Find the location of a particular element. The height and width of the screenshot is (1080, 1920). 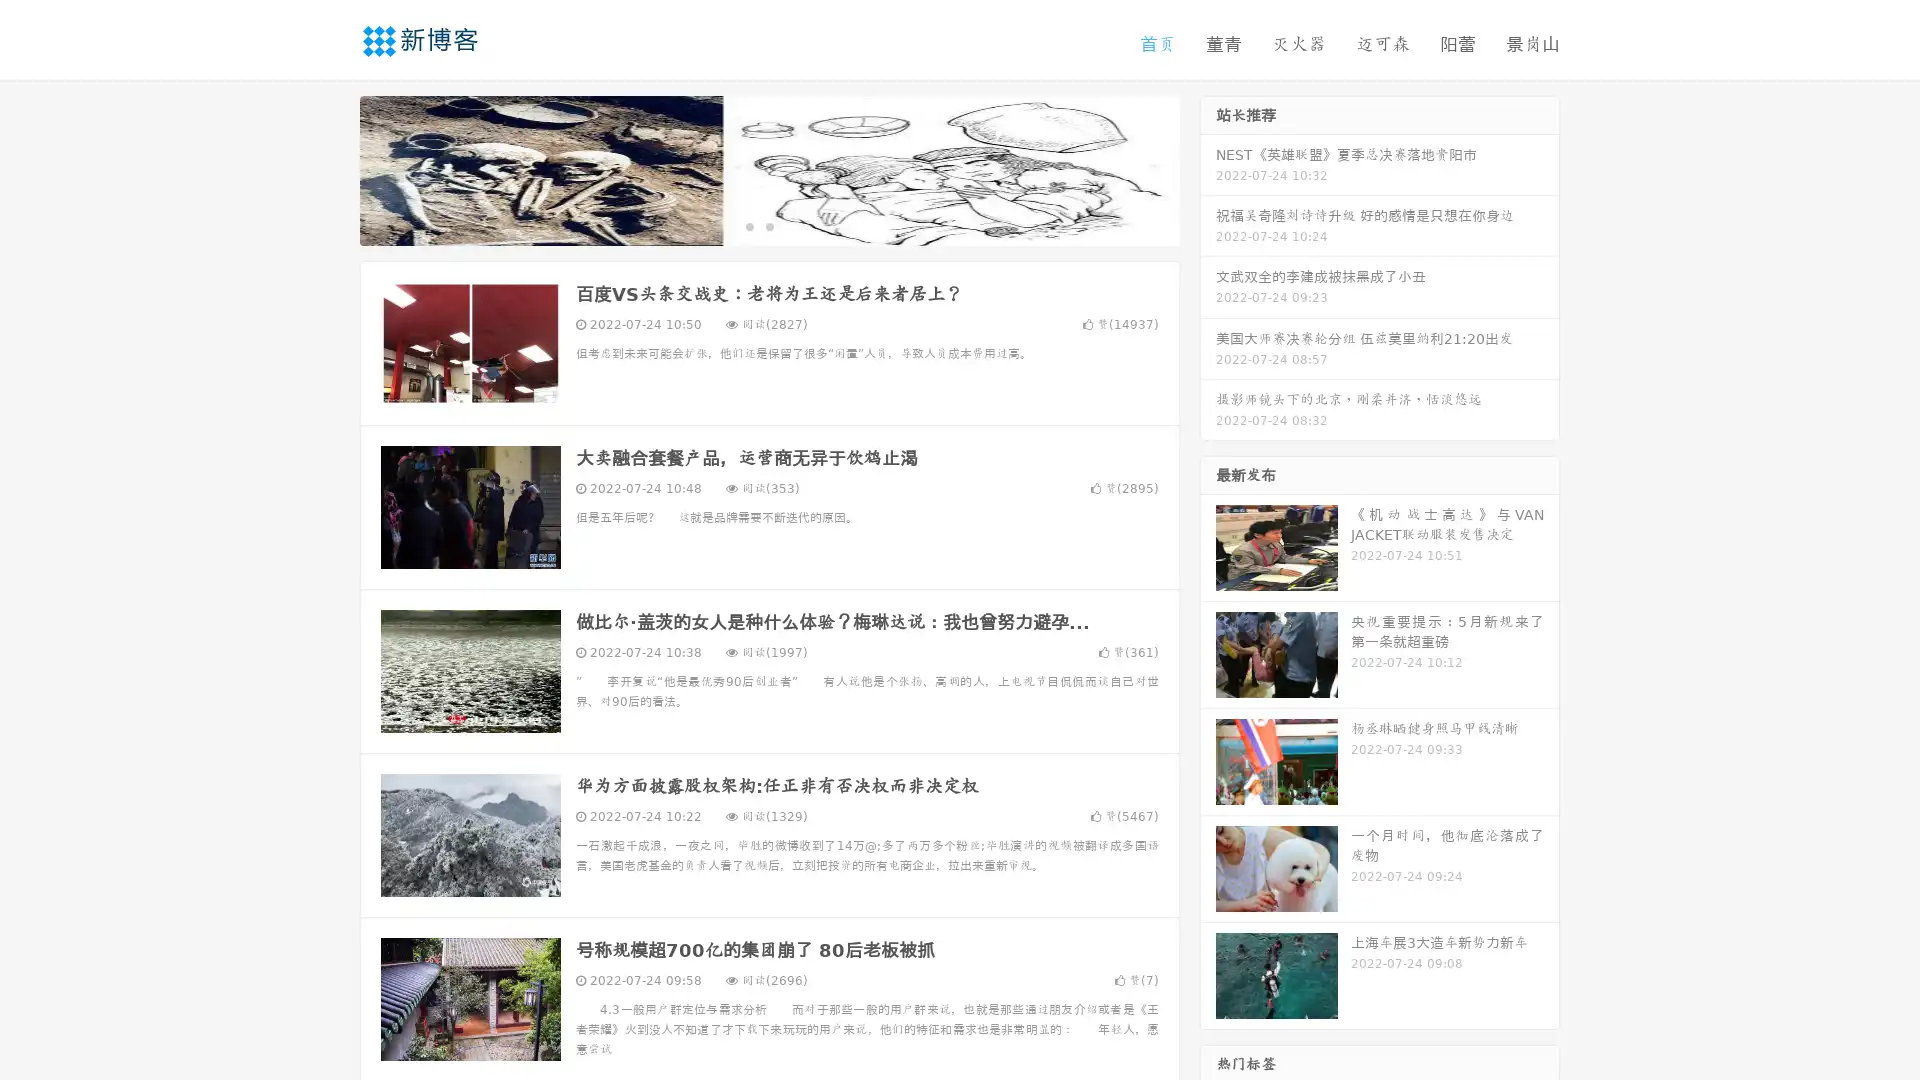

Go to slide 2 is located at coordinates (768, 225).